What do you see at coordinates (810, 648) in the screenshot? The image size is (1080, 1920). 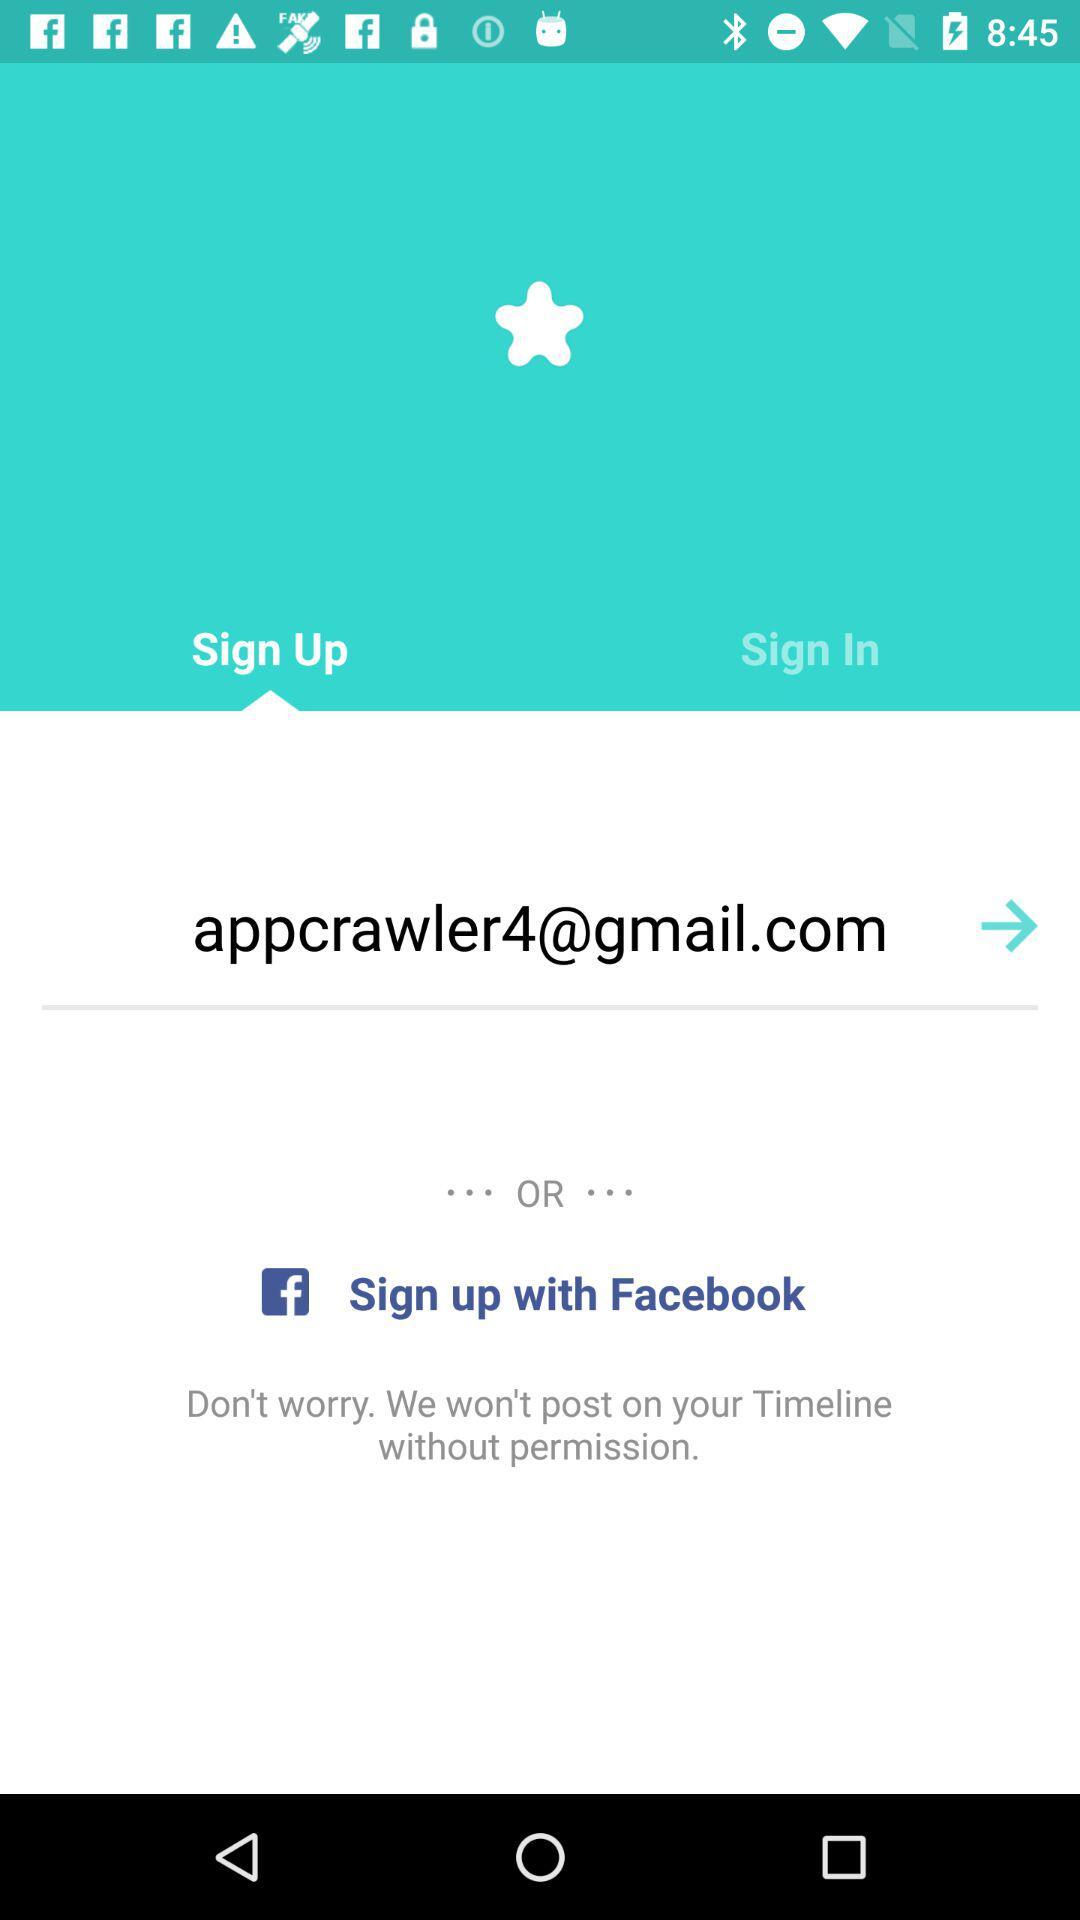 I see `icon next to the sign up icon` at bounding box center [810, 648].